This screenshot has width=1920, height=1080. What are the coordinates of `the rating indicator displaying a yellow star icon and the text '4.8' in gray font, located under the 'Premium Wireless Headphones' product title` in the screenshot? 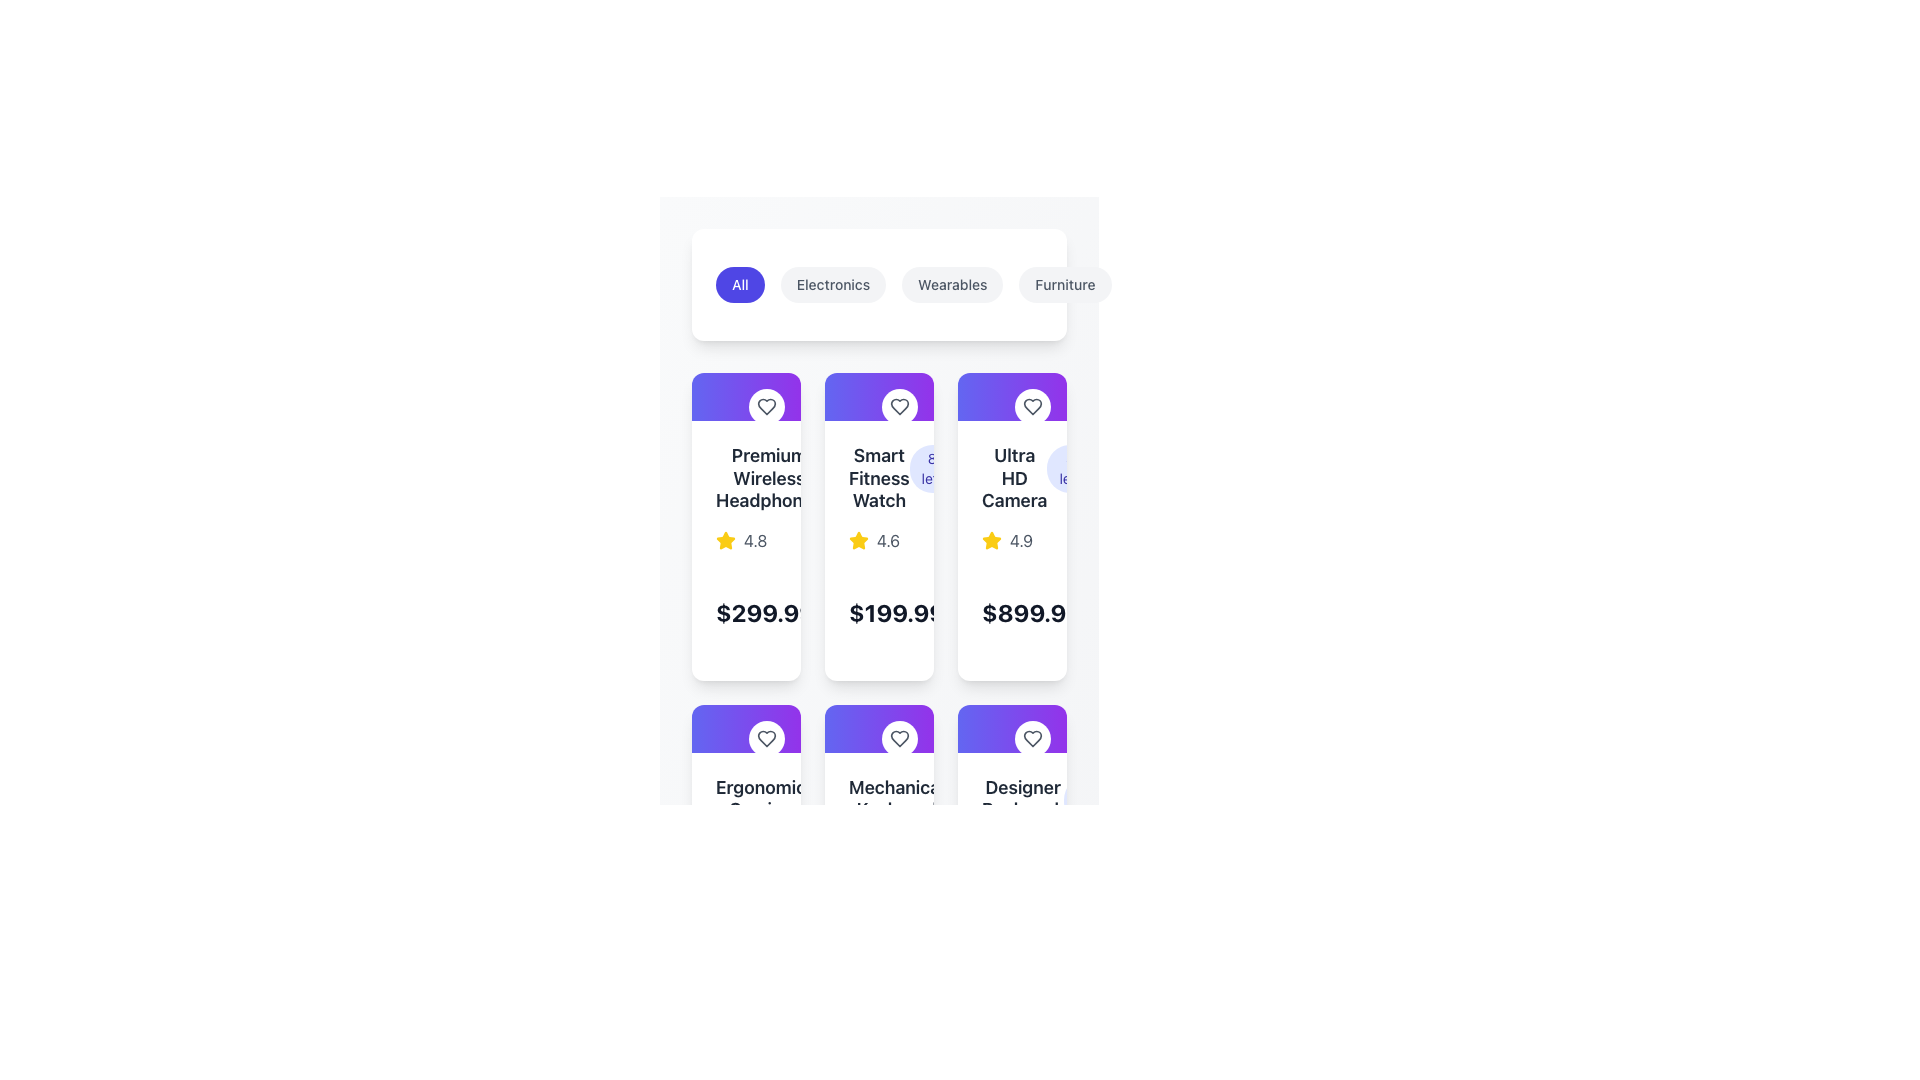 It's located at (745, 540).